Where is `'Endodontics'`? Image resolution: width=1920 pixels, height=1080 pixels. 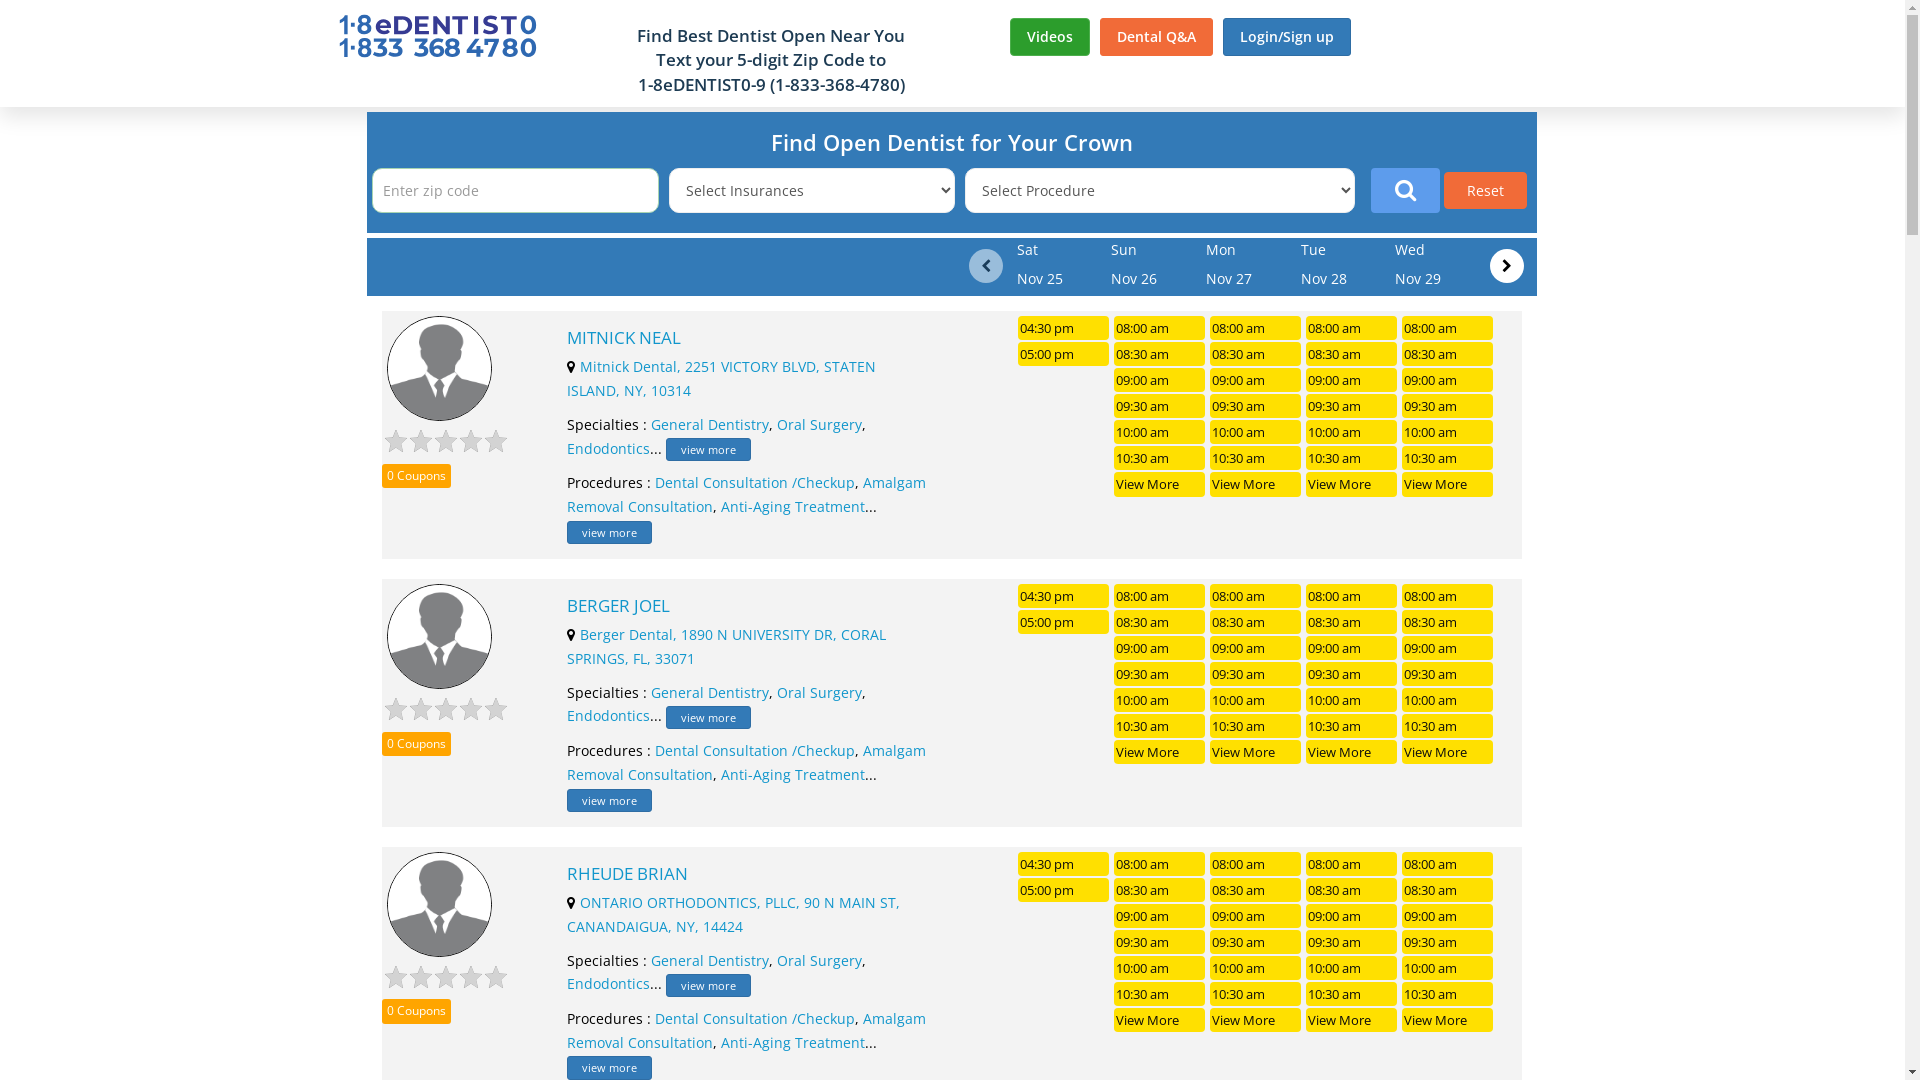 'Endodontics' is located at coordinates (607, 447).